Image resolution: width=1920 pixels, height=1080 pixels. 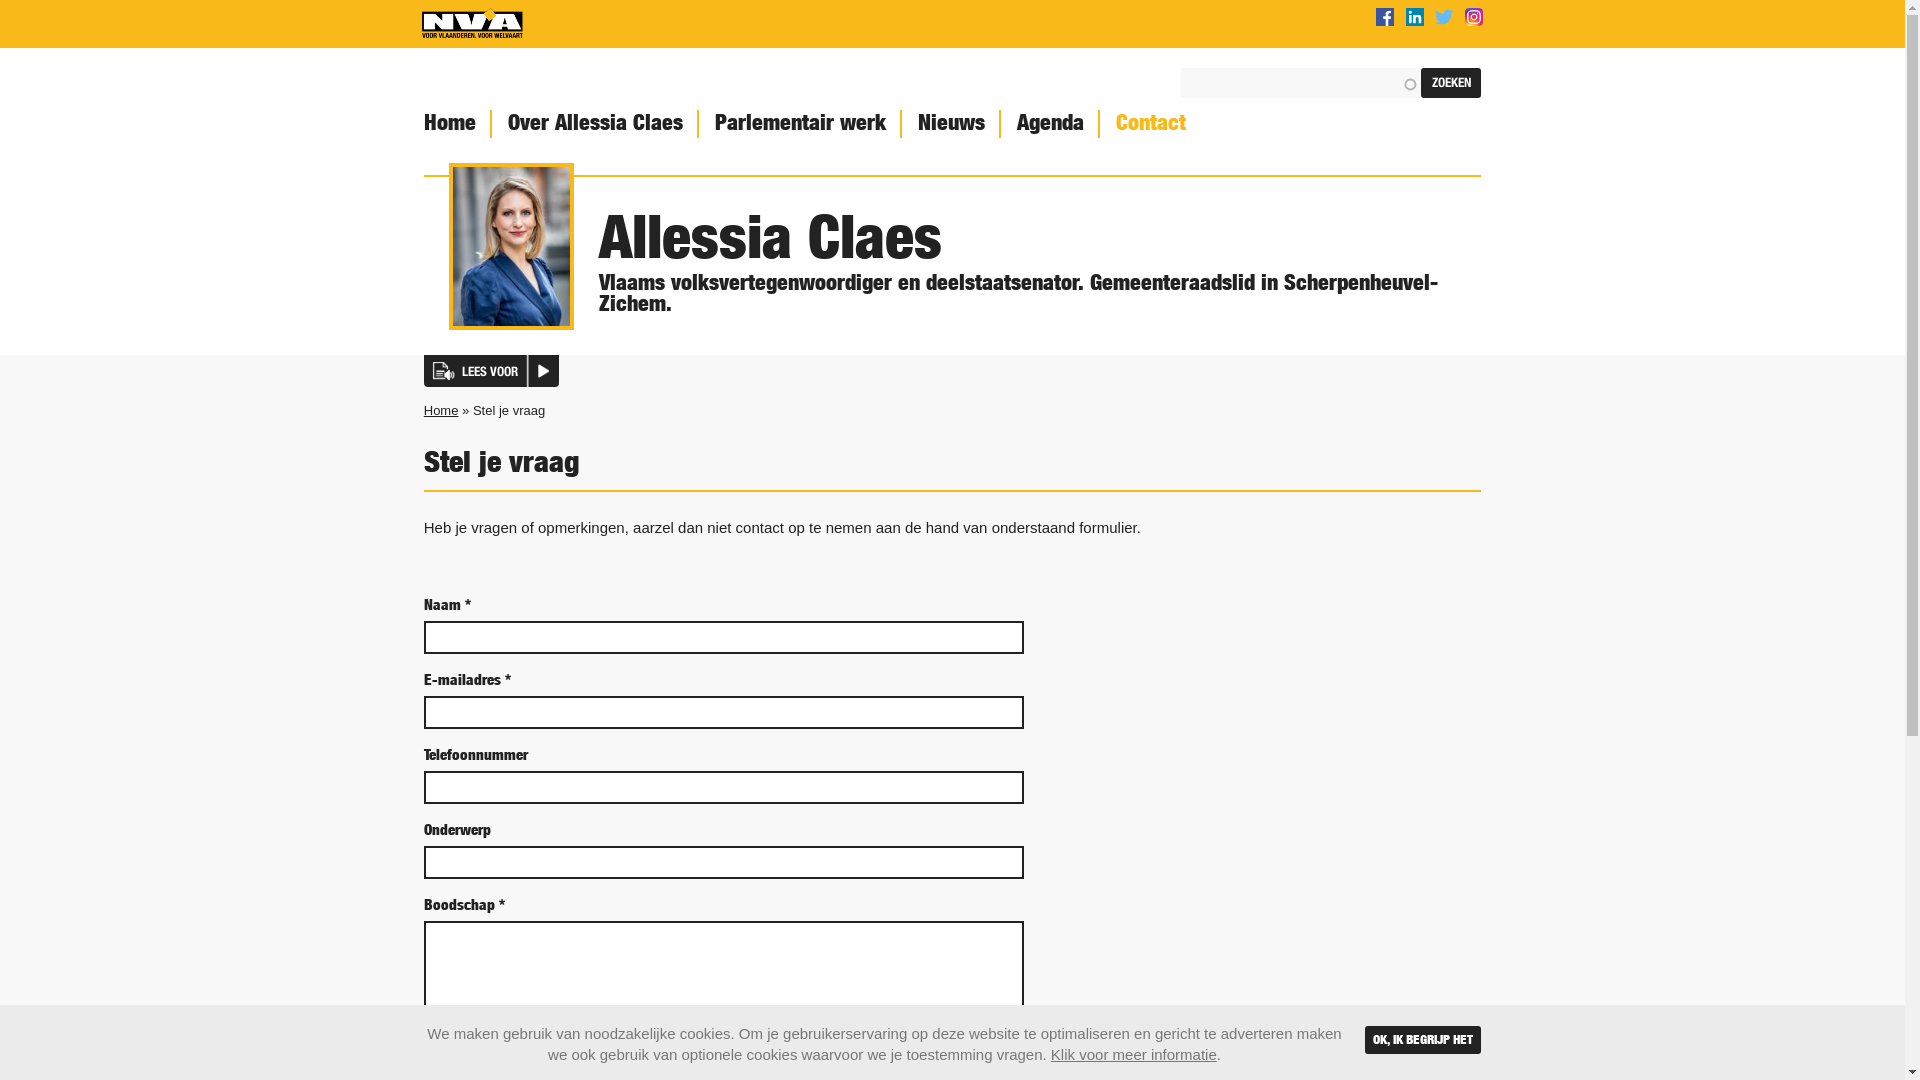 What do you see at coordinates (1421, 1039) in the screenshot?
I see `'OK, IK BEGRIJP HET'` at bounding box center [1421, 1039].